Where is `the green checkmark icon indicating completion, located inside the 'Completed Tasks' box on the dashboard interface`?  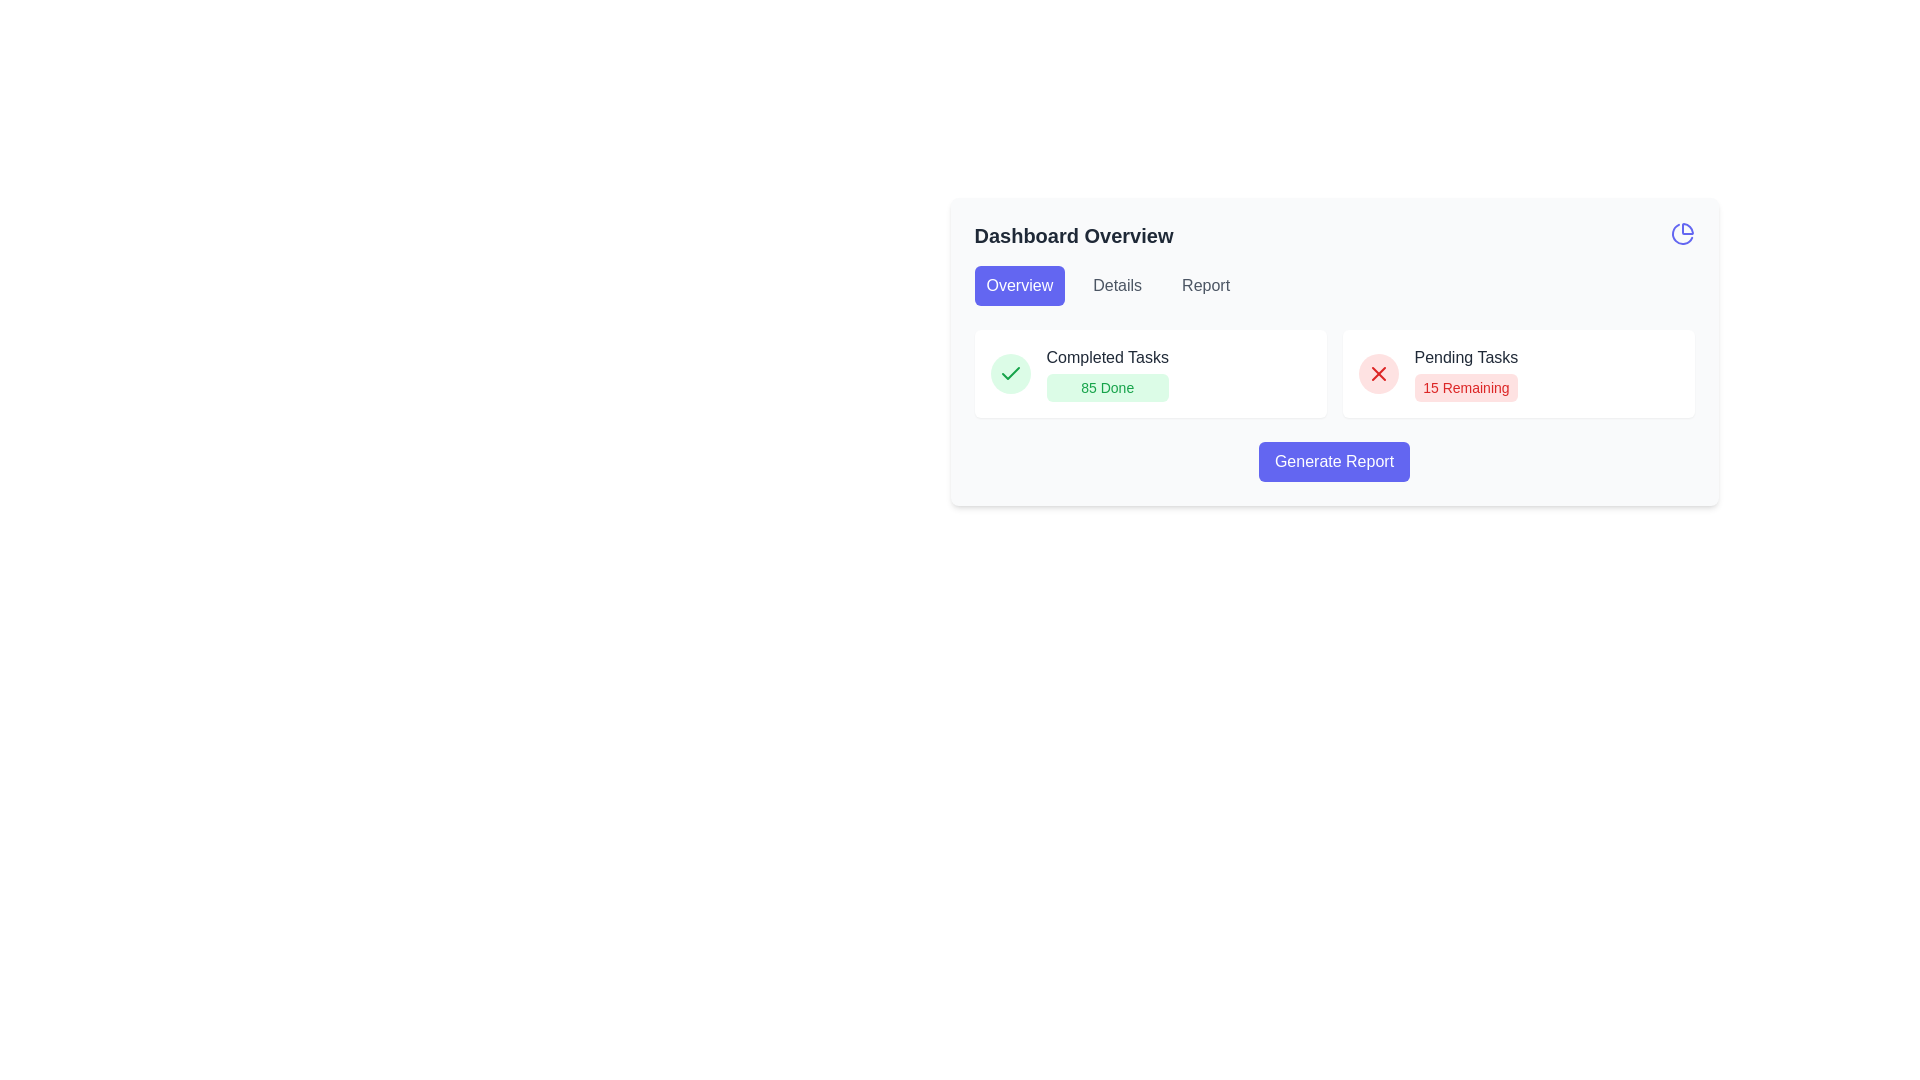
the green checkmark icon indicating completion, located inside the 'Completed Tasks' box on the dashboard interface is located at coordinates (1010, 373).